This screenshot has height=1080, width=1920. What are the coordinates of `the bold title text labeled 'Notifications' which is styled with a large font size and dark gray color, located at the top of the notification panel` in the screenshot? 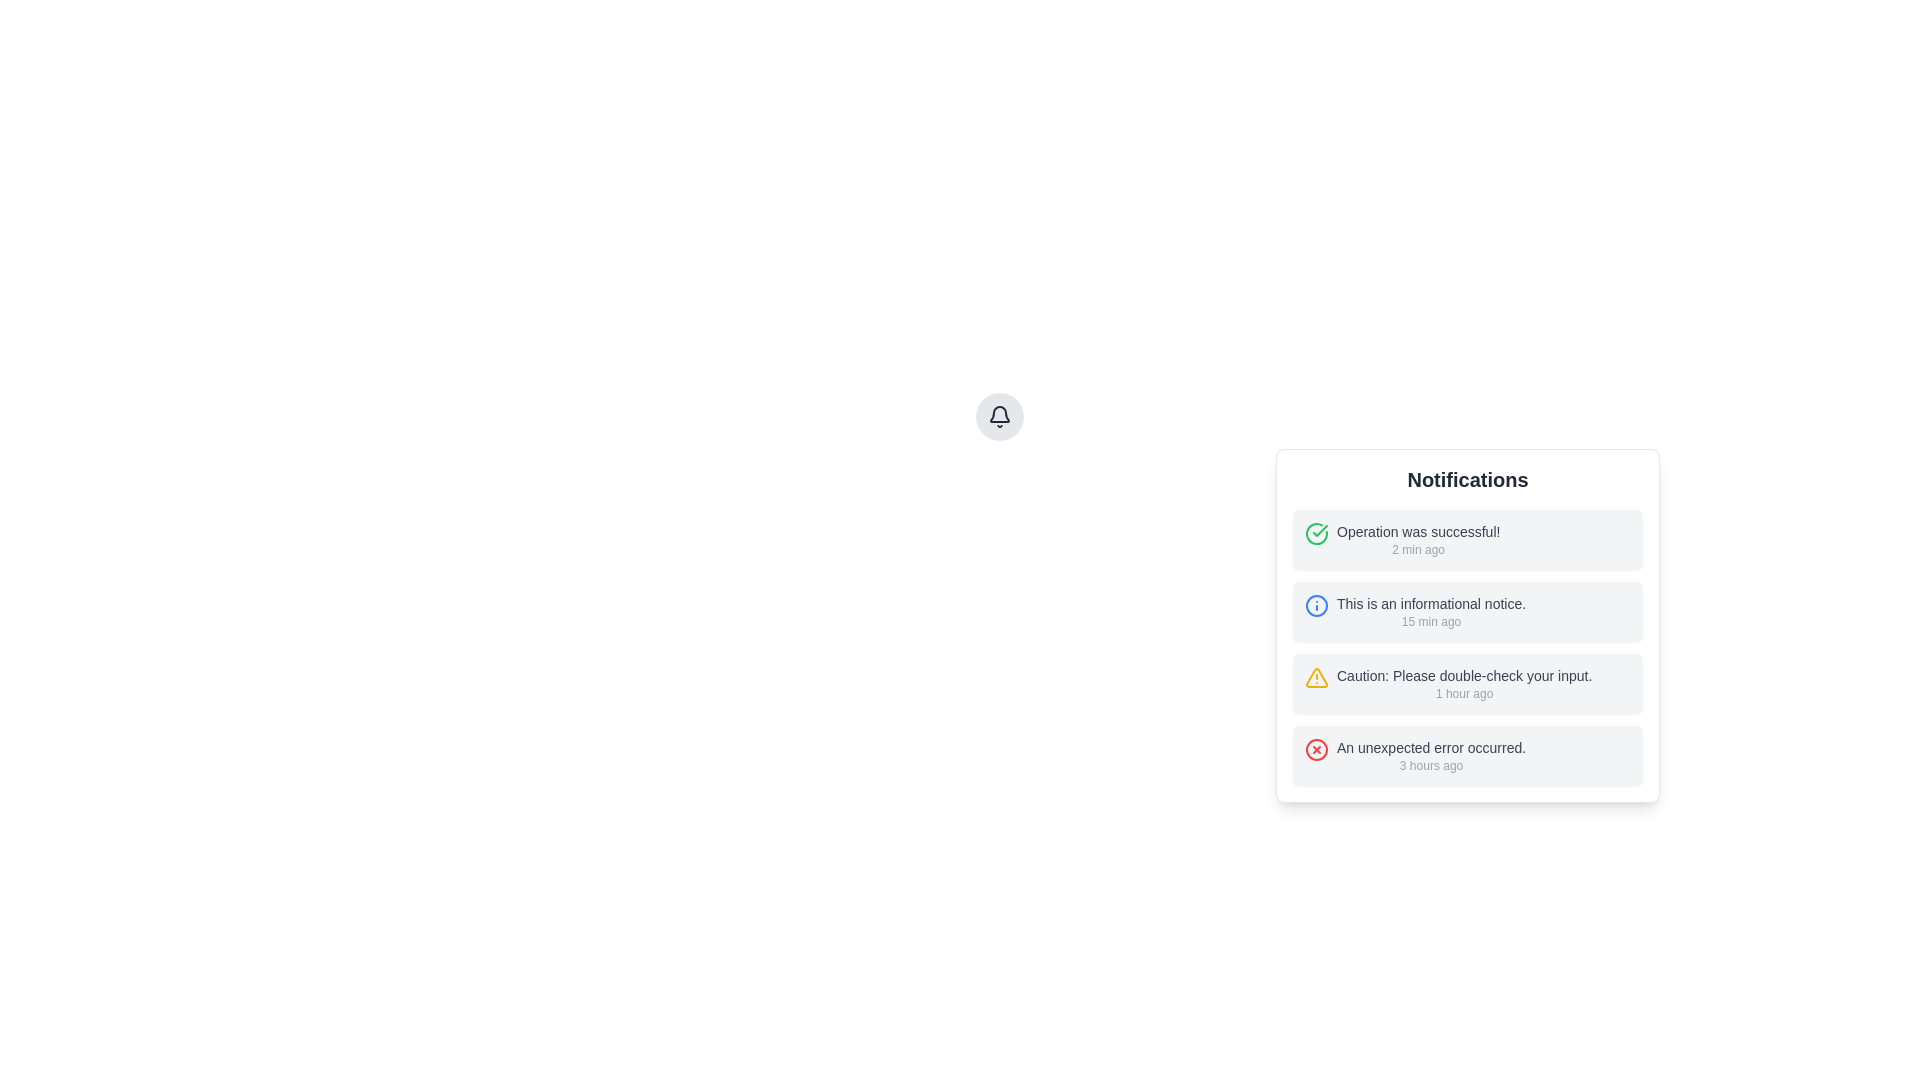 It's located at (1468, 479).